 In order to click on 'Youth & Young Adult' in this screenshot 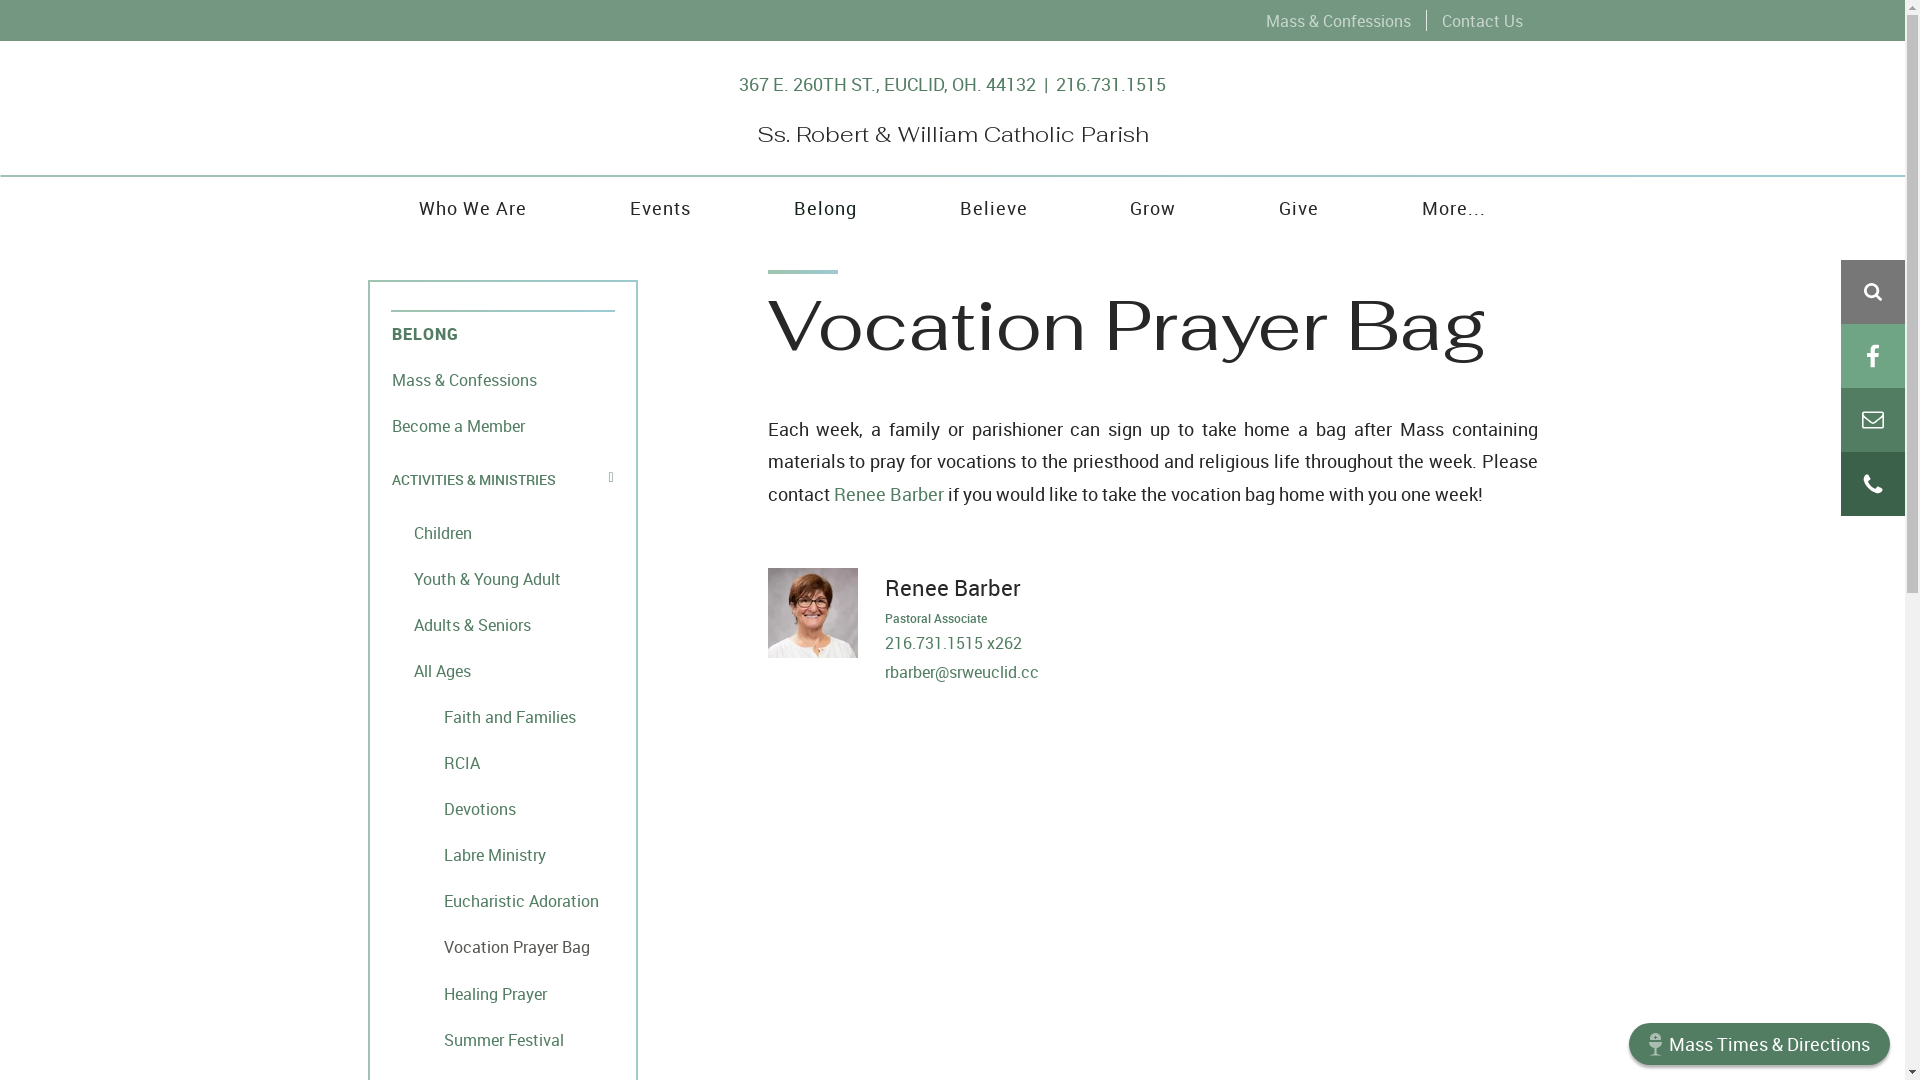, I will do `click(503, 578)`.